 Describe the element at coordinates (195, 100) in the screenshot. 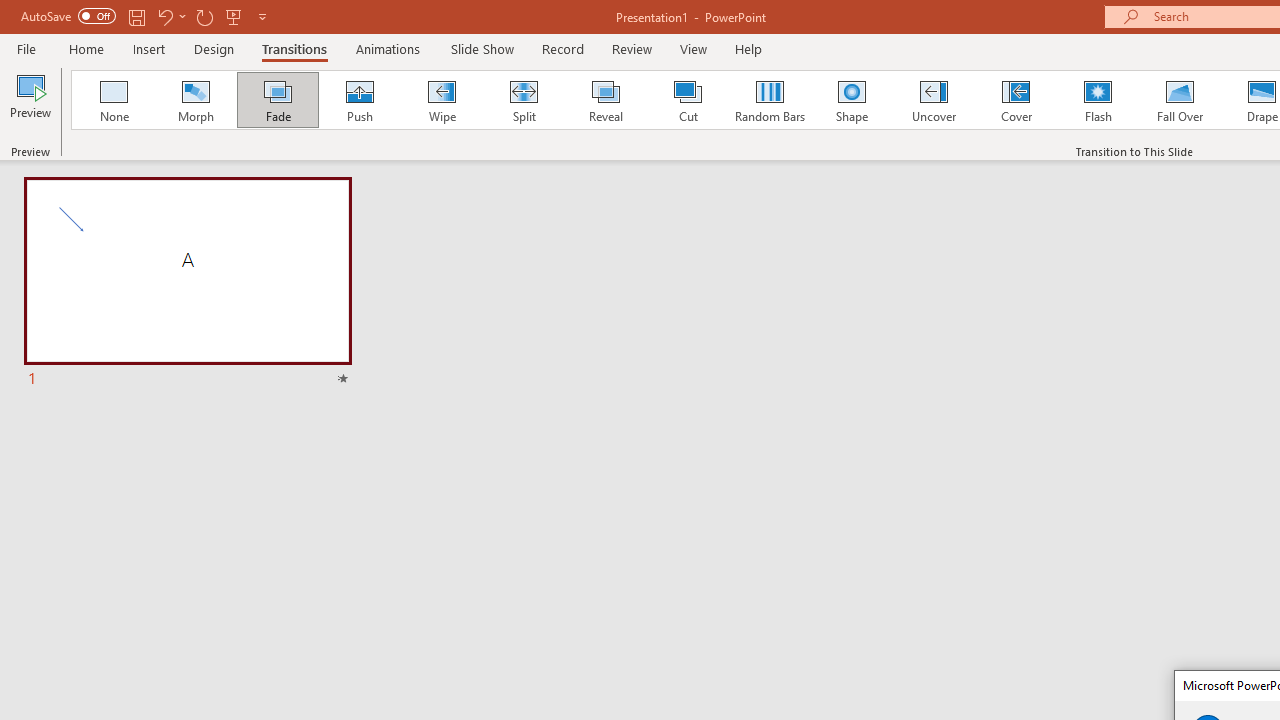

I see `'Morph'` at that location.